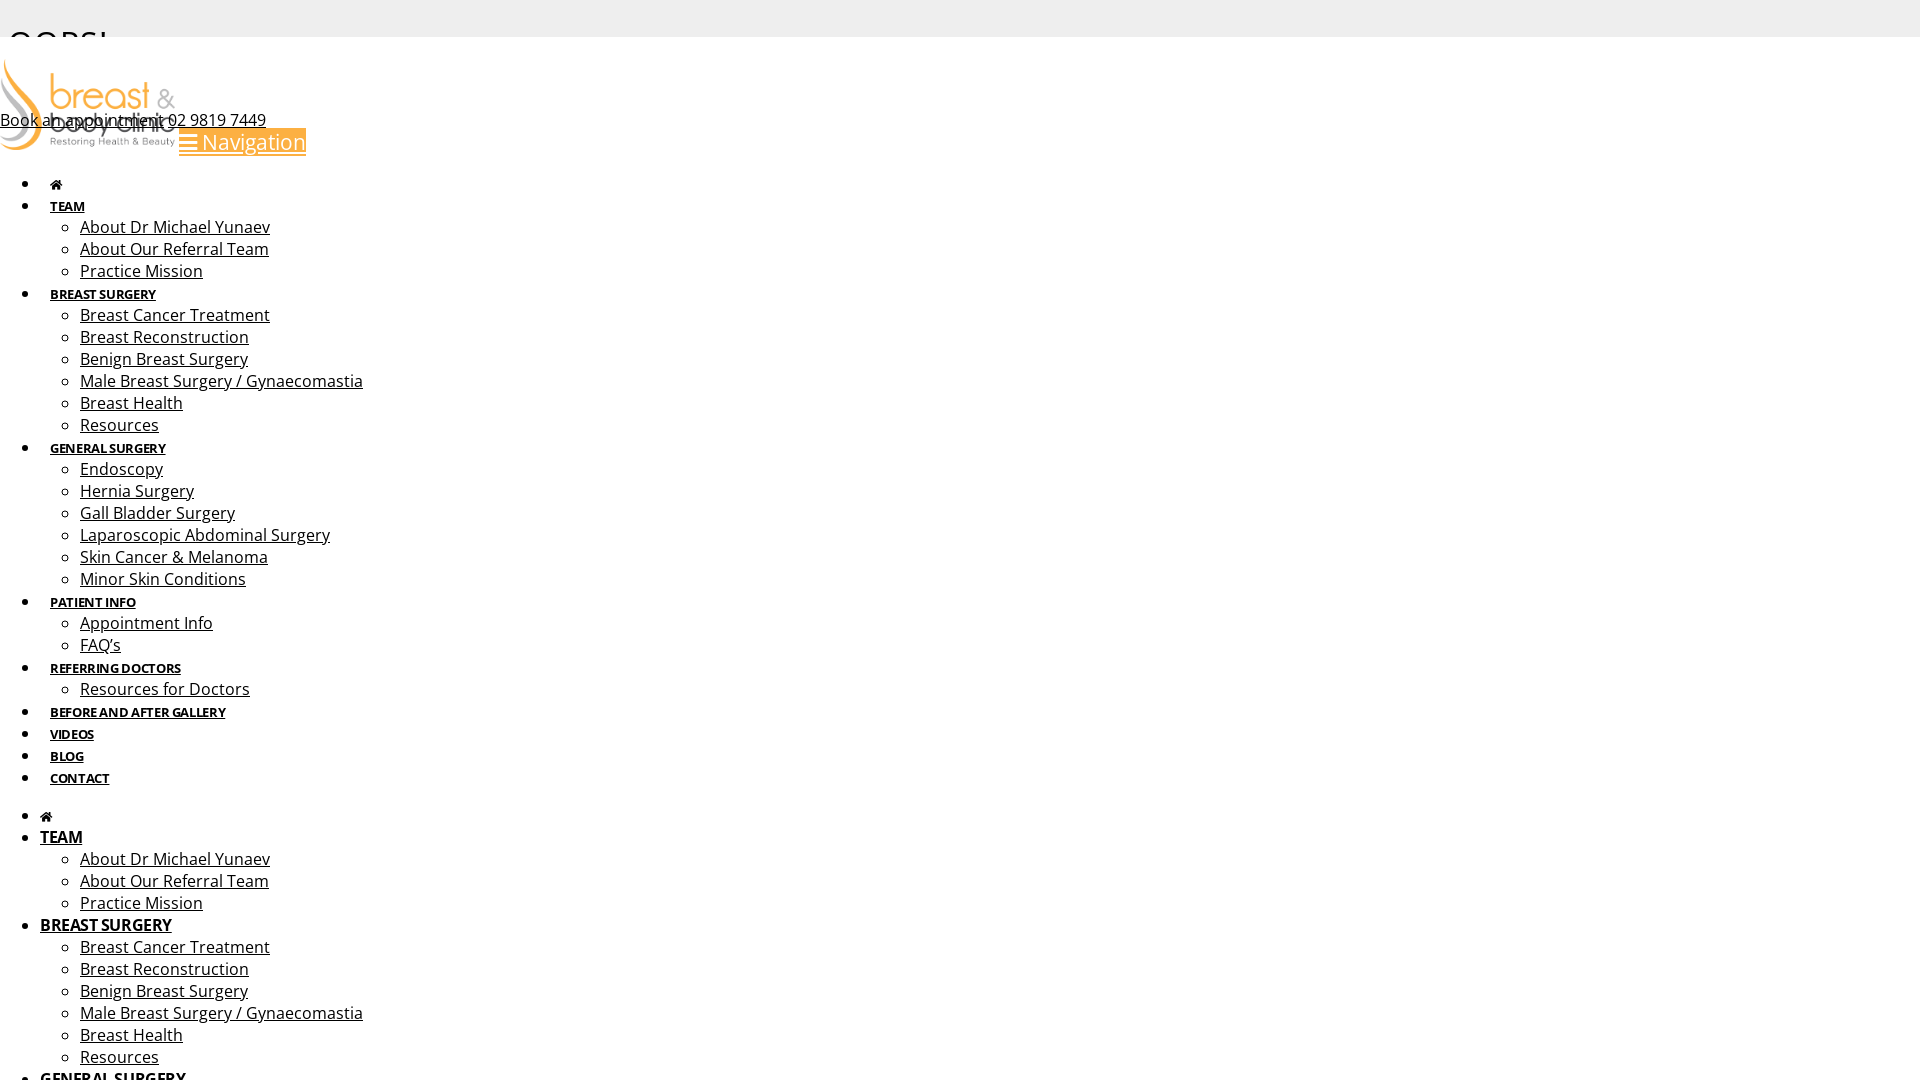  I want to click on 'Book an appointment', so click(80, 119).